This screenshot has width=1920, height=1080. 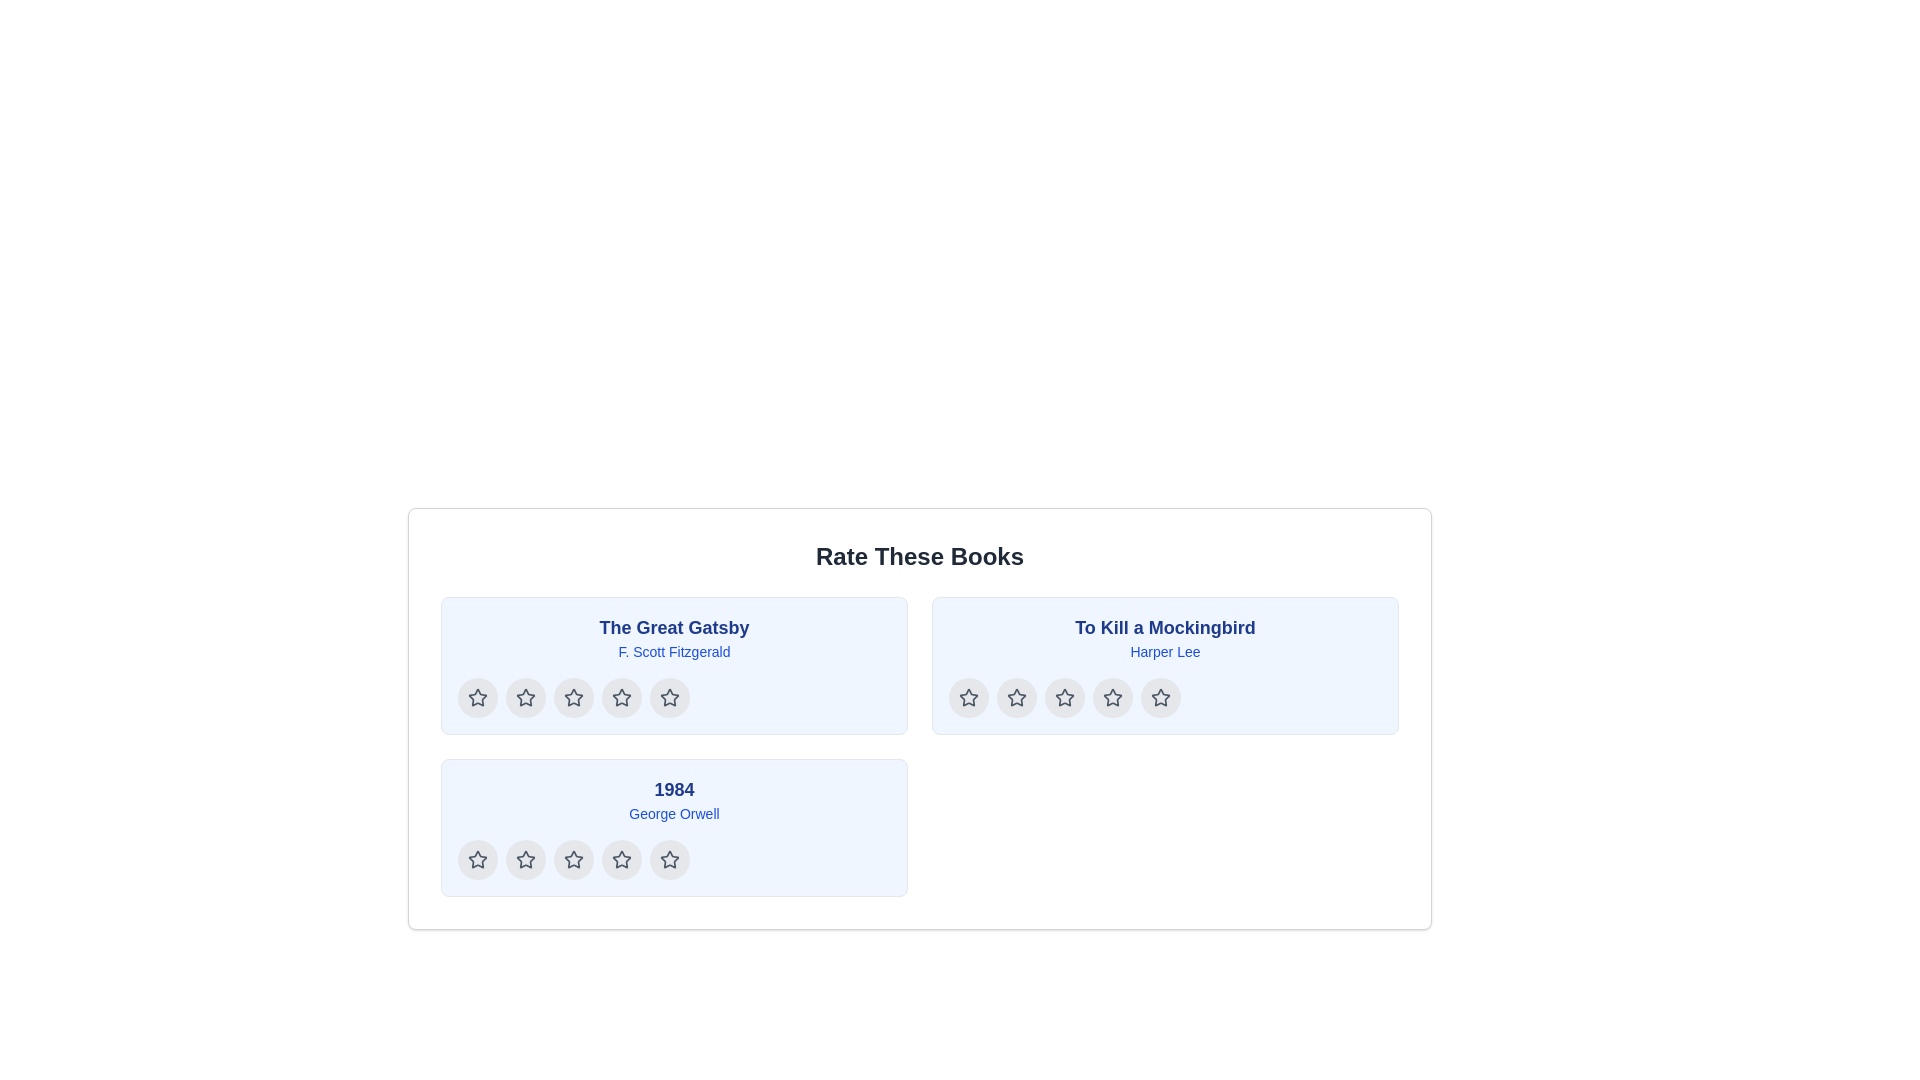 I want to click on the first star icon that allows users to give a one-star rating to the book 'The Great Gatsby', so click(x=477, y=697).